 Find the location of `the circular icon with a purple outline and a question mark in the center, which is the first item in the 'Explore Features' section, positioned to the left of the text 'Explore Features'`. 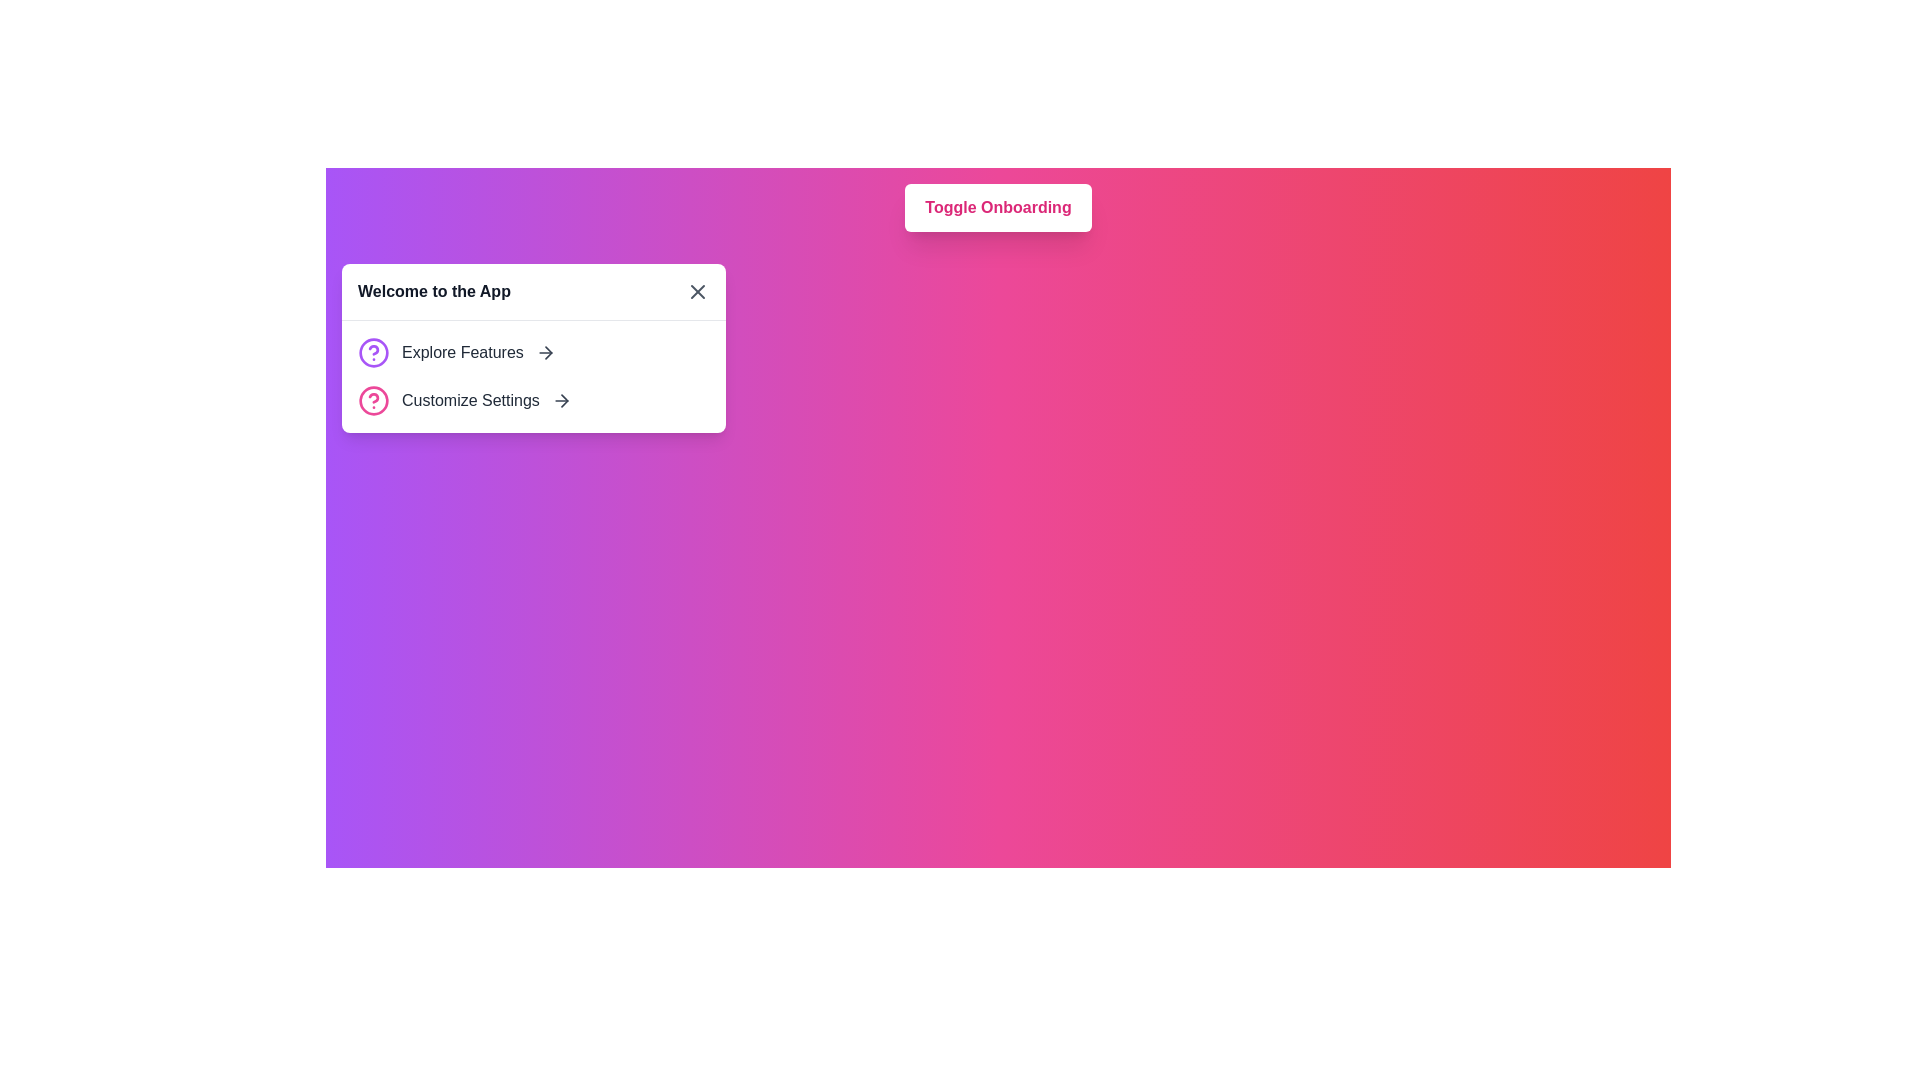

the circular icon with a purple outline and a question mark in the center, which is the first item in the 'Explore Features' section, positioned to the left of the text 'Explore Features' is located at coordinates (374, 352).